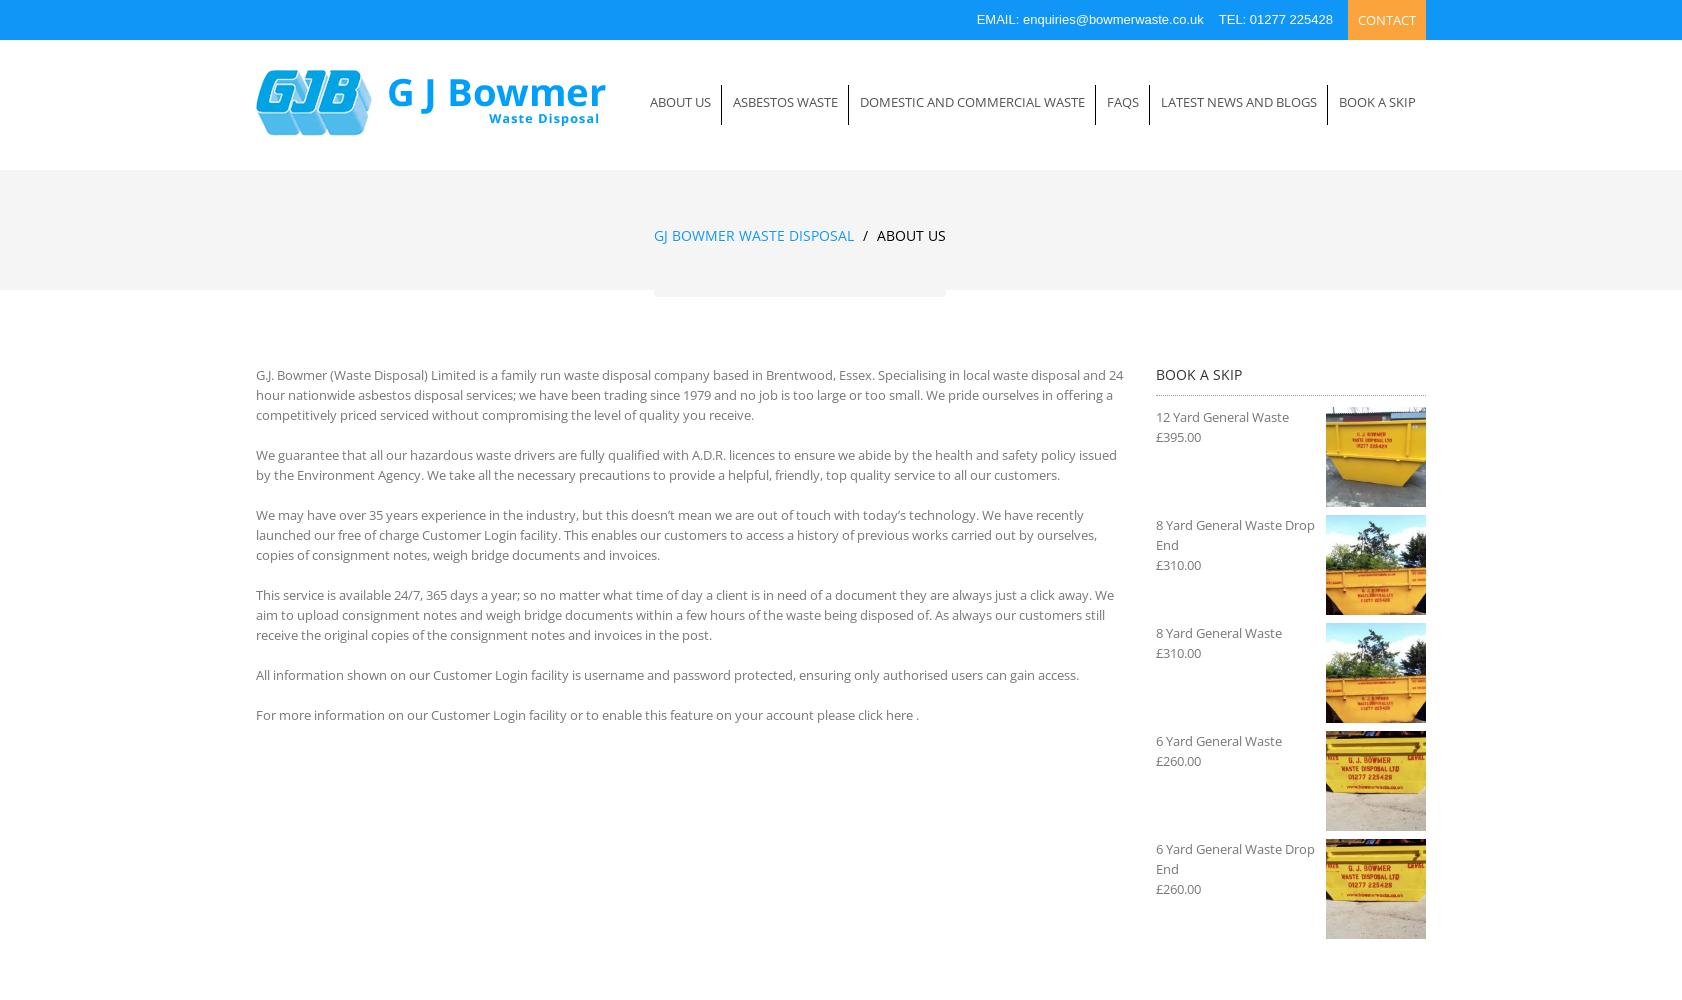 The width and height of the screenshot is (1682, 1000). I want to click on 'We may have over 35 years experience in the industry, but this doesn’t mean we are out of touch with today’s technology. We have recently launched our free of charge Customer Login facility. This enables our customers to access a history of previous works carried out by ourselves, copies of consignment notes, weigh bridge documents and invoices.', so click(676, 535).